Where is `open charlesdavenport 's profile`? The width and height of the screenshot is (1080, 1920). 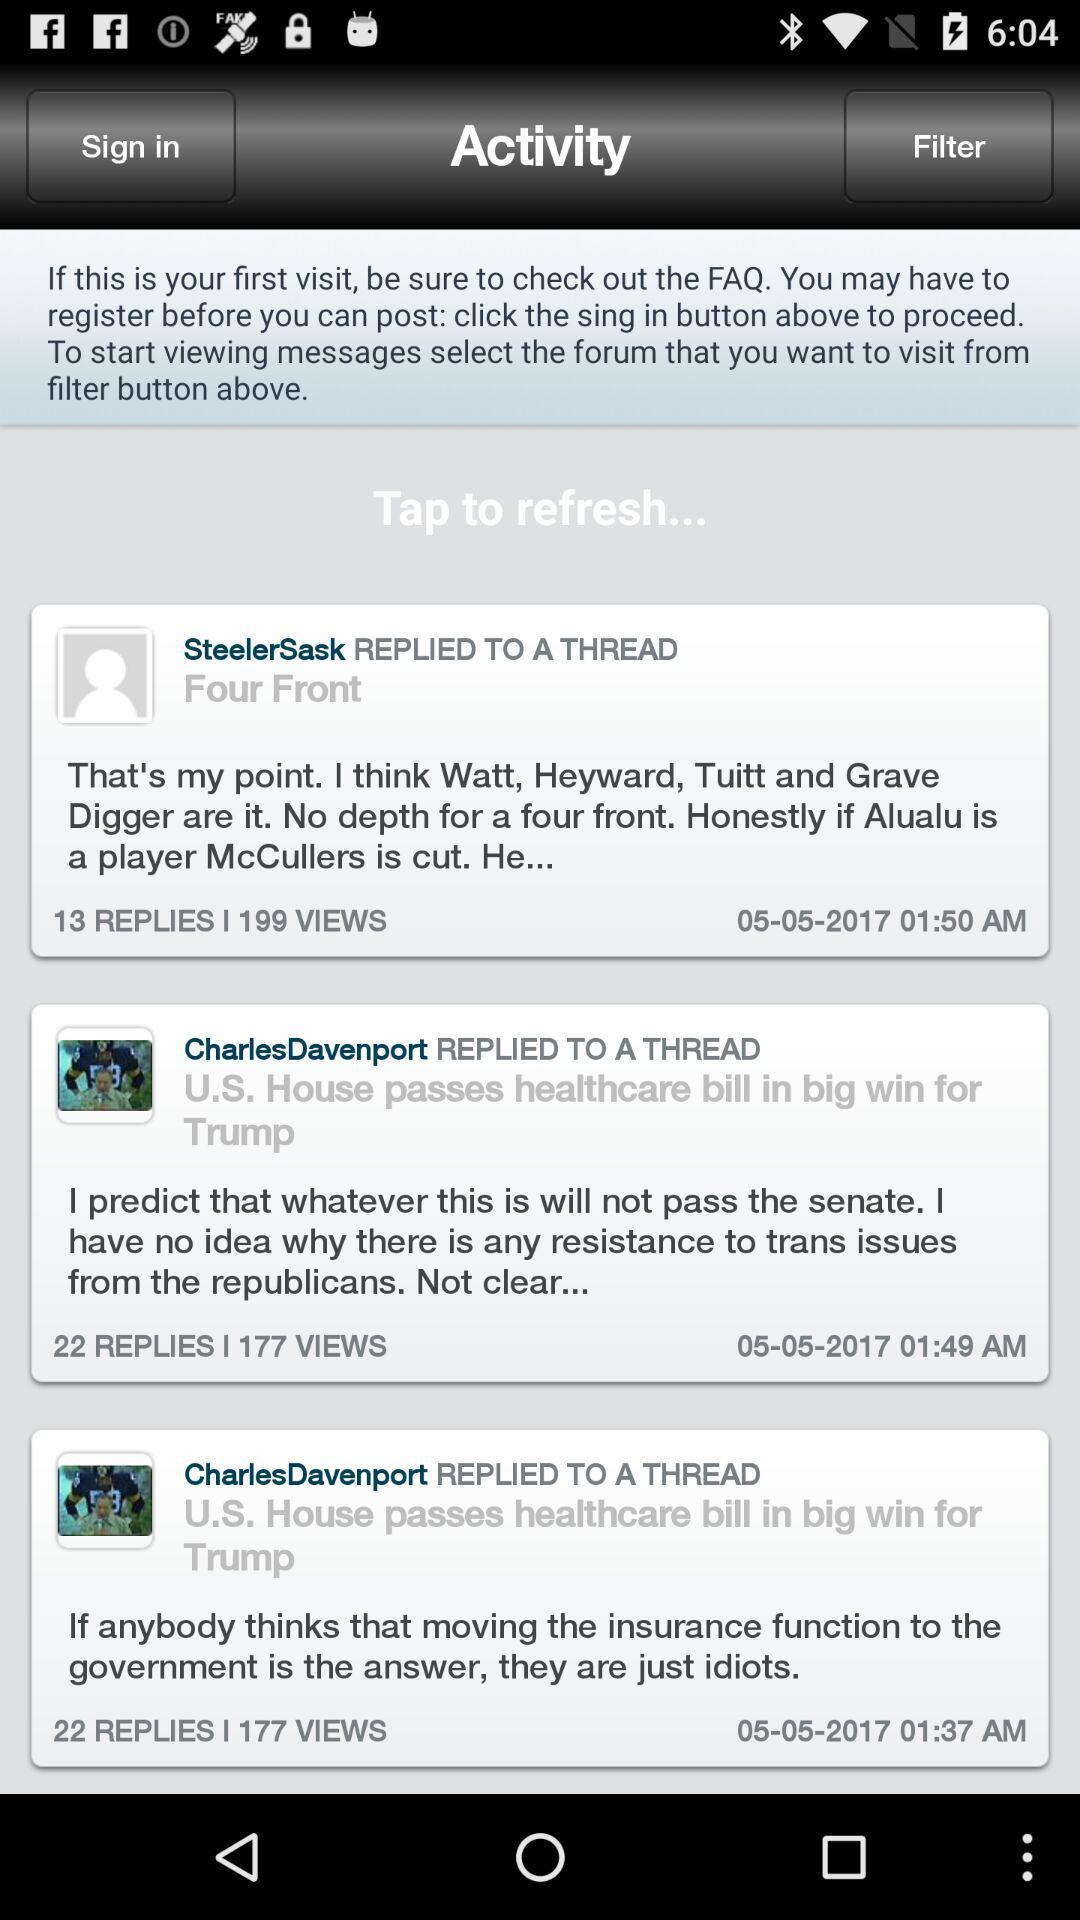
open charlesdavenport 's profile is located at coordinates (104, 1074).